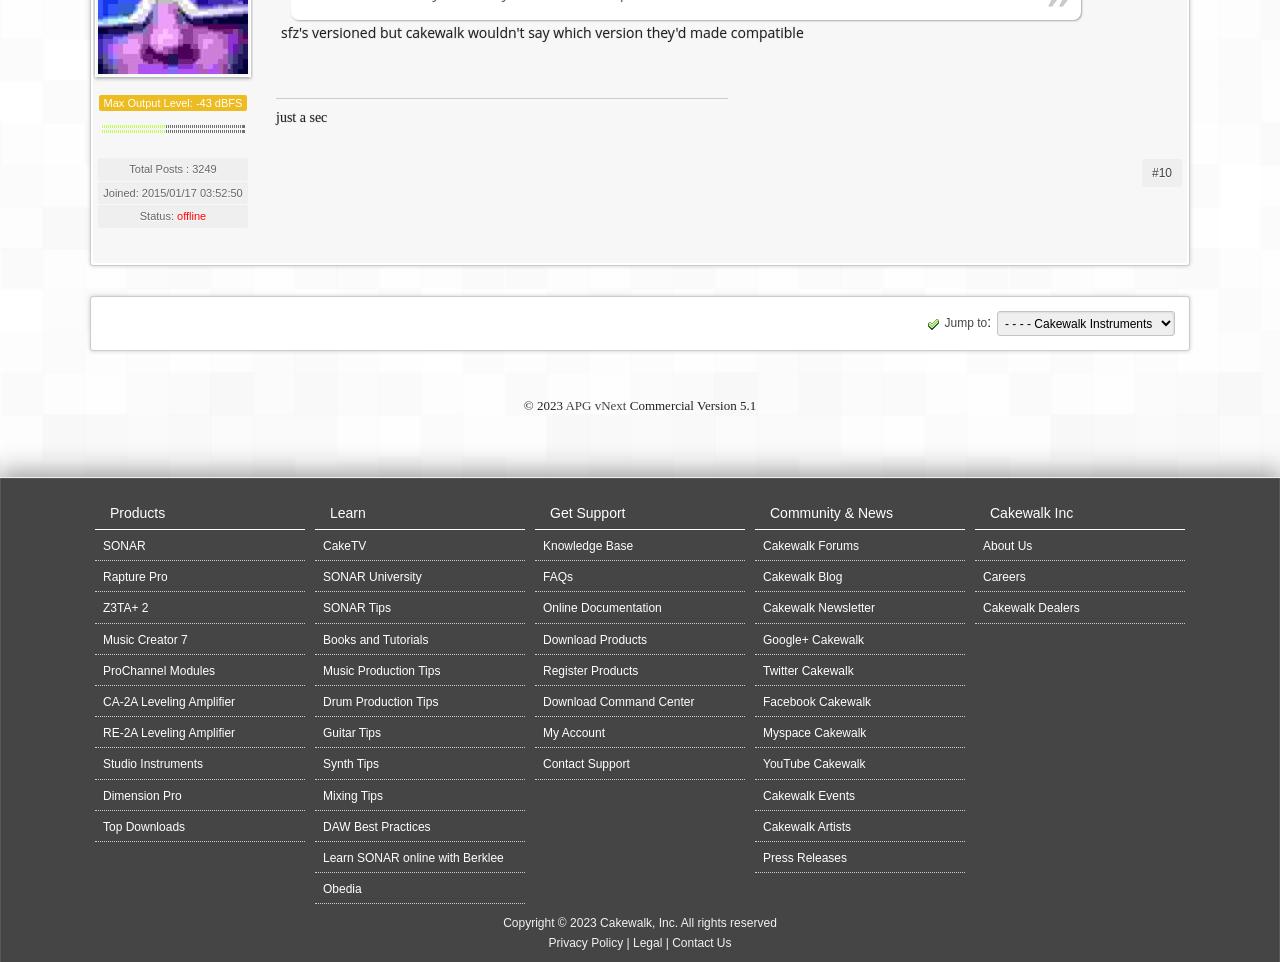 The width and height of the screenshot is (1280, 962). I want to click on 'Myspace Cakewalk', so click(814, 733).